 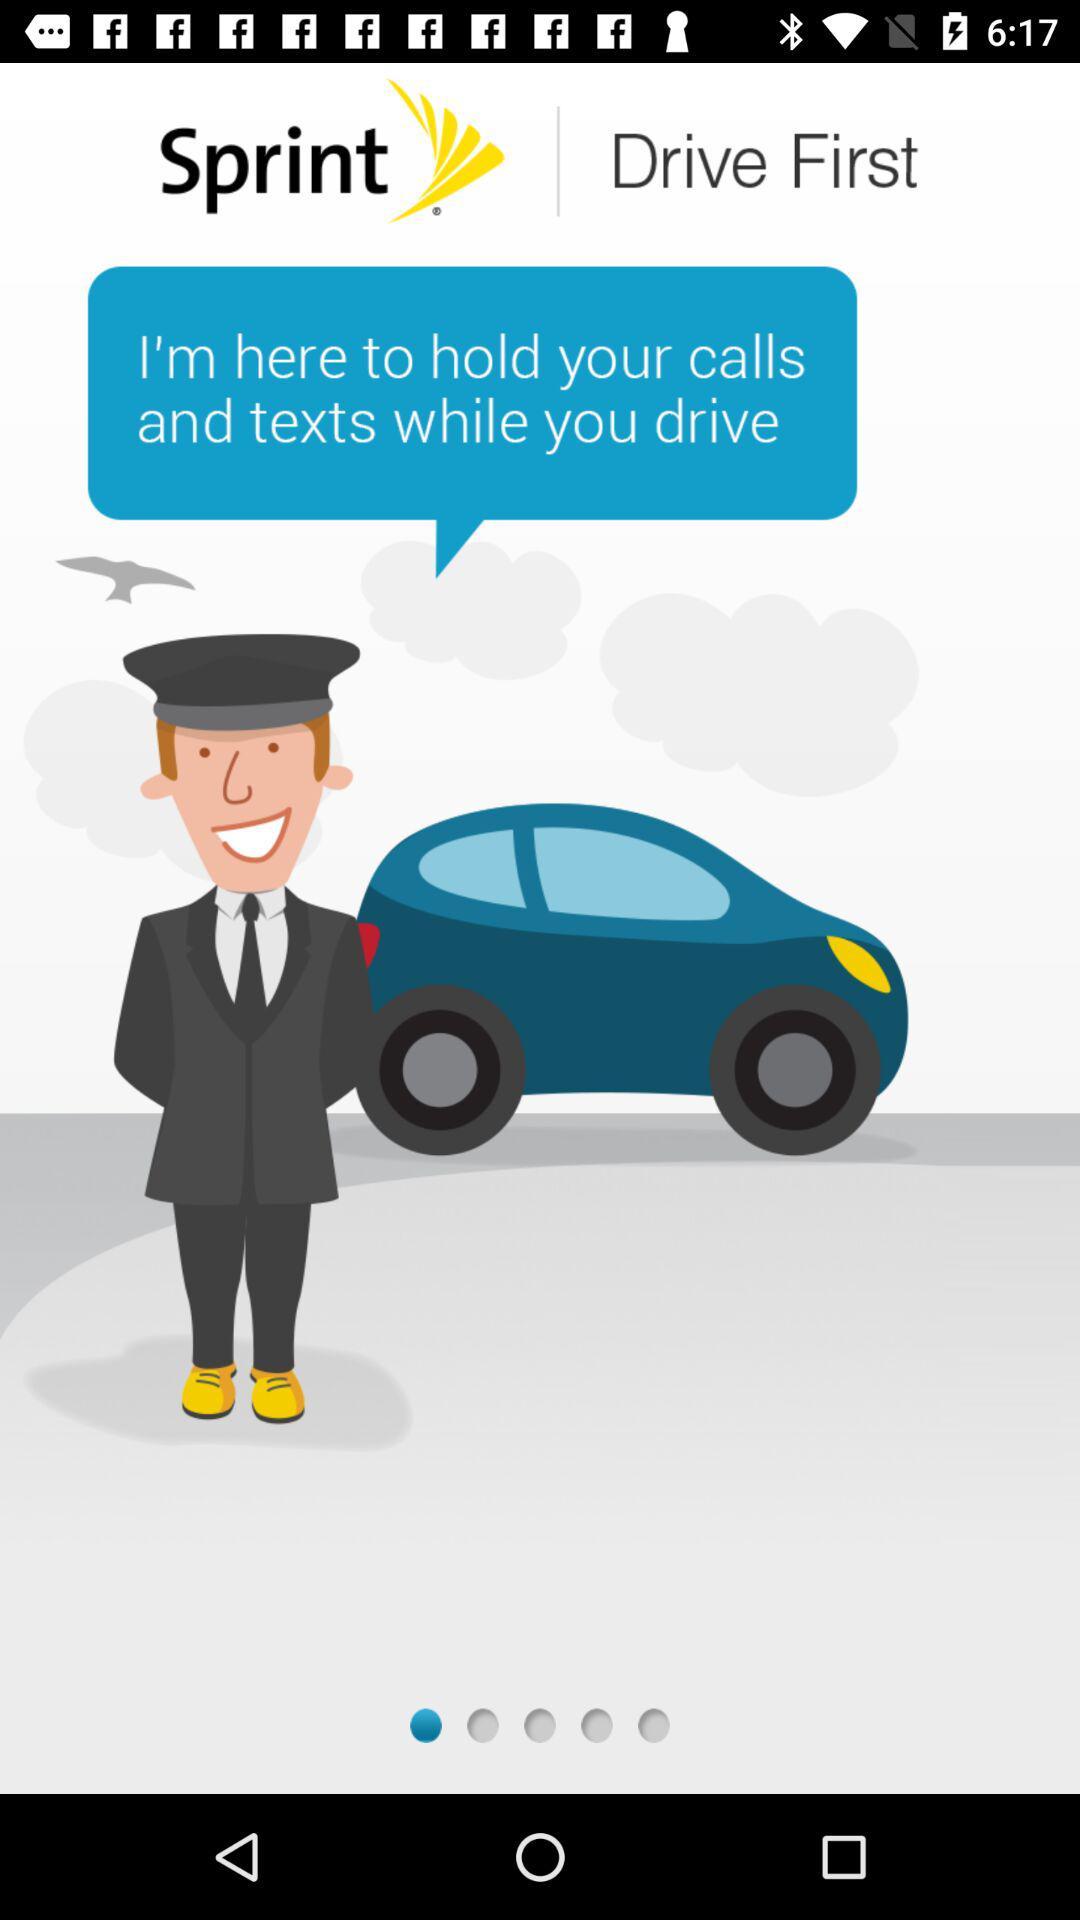 I want to click on next screen, so click(x=424, y=1724).